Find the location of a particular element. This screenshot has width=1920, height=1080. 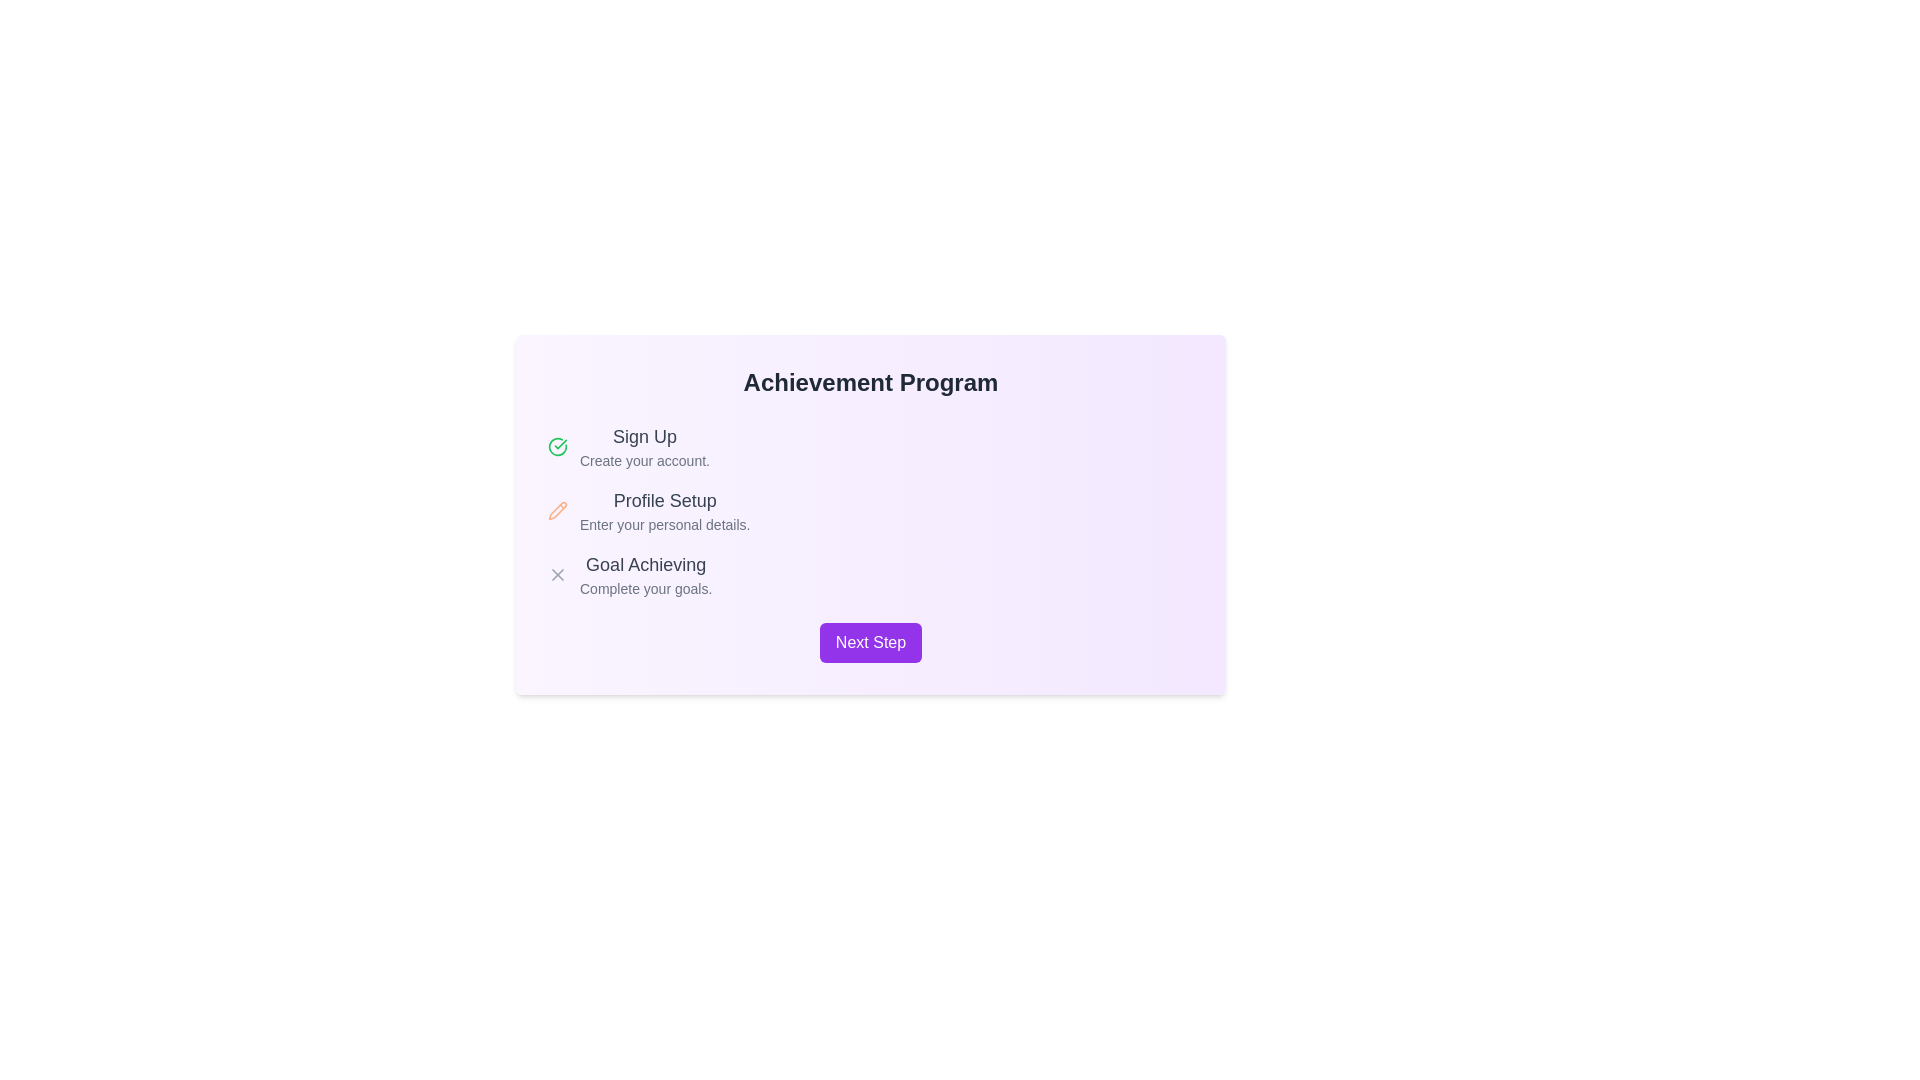

the pulsing animation effect of the orange pencil icon located to the left of the 'Profile Setup' text is located at coordinates (557, 509).